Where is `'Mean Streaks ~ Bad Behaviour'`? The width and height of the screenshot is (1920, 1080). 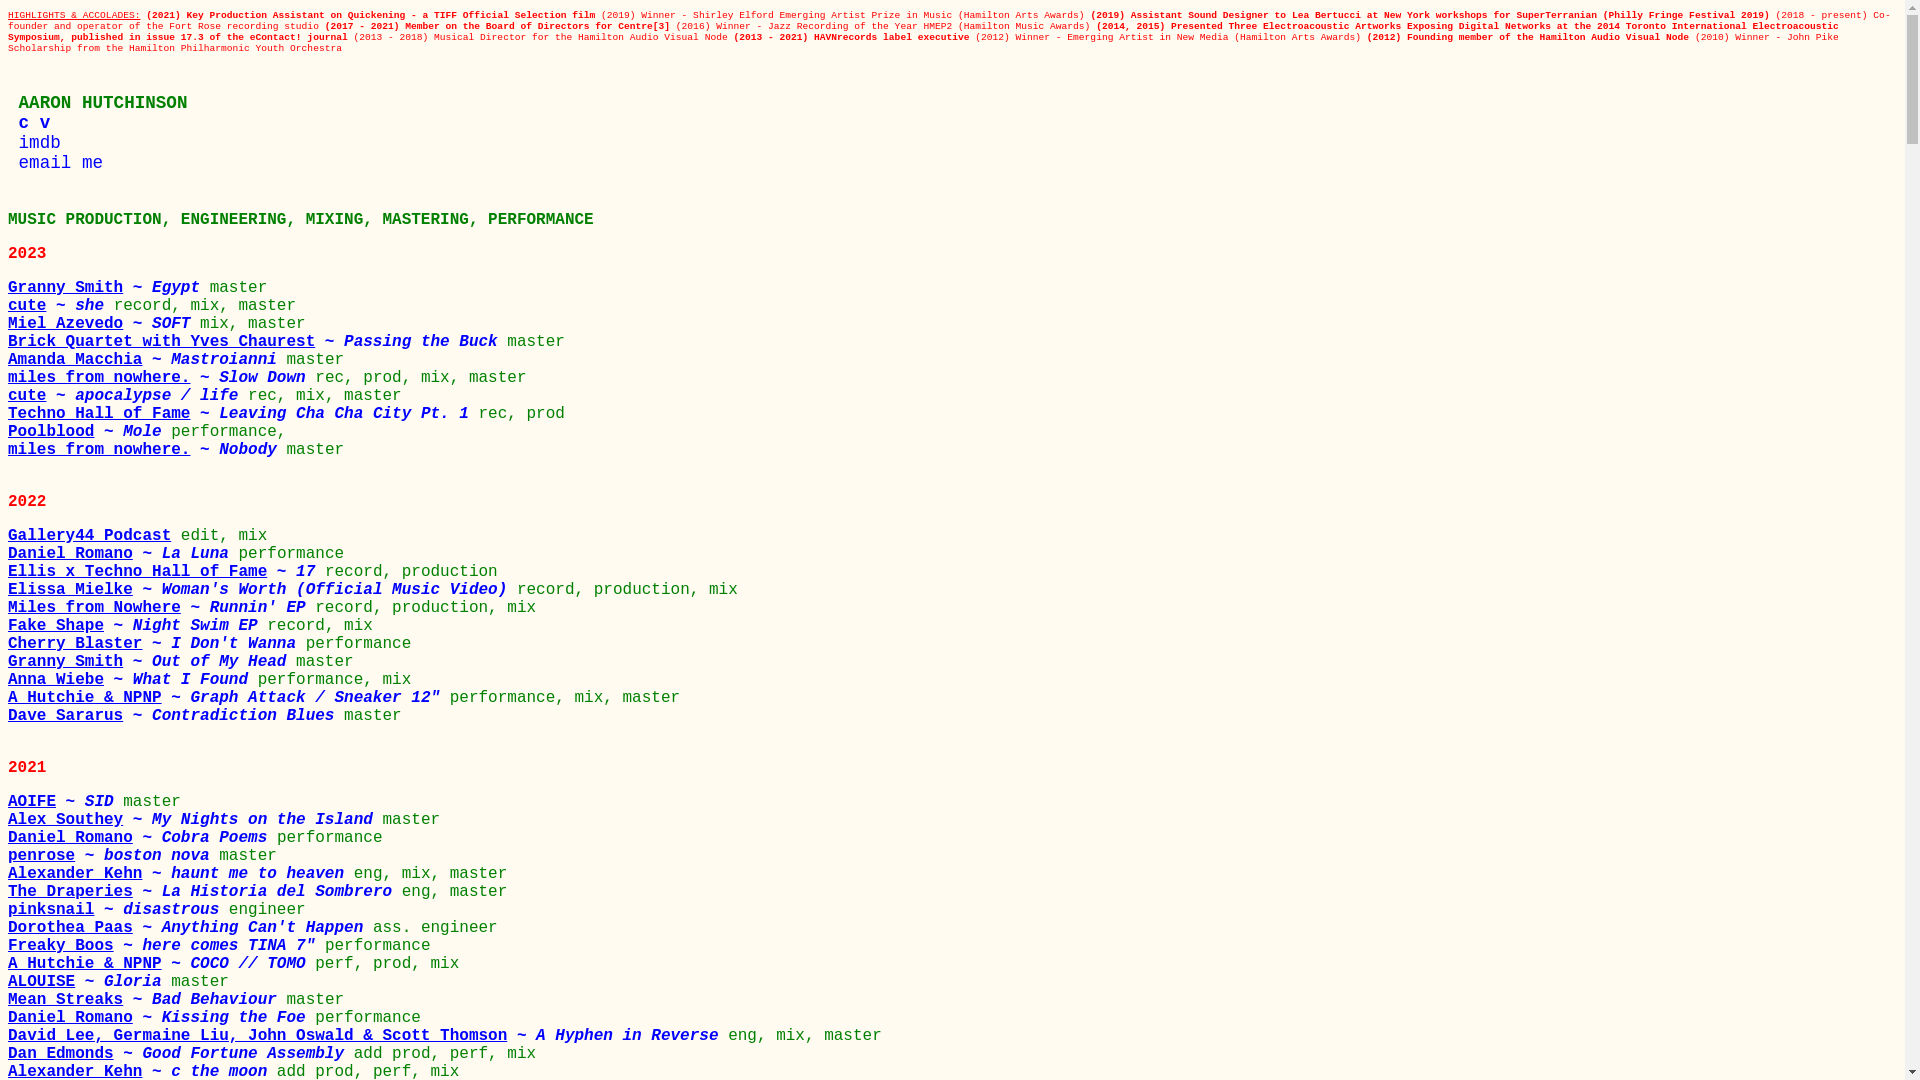 'Mean Streaks ~ Bad Behaviour' is located at coordinates (146, 999).